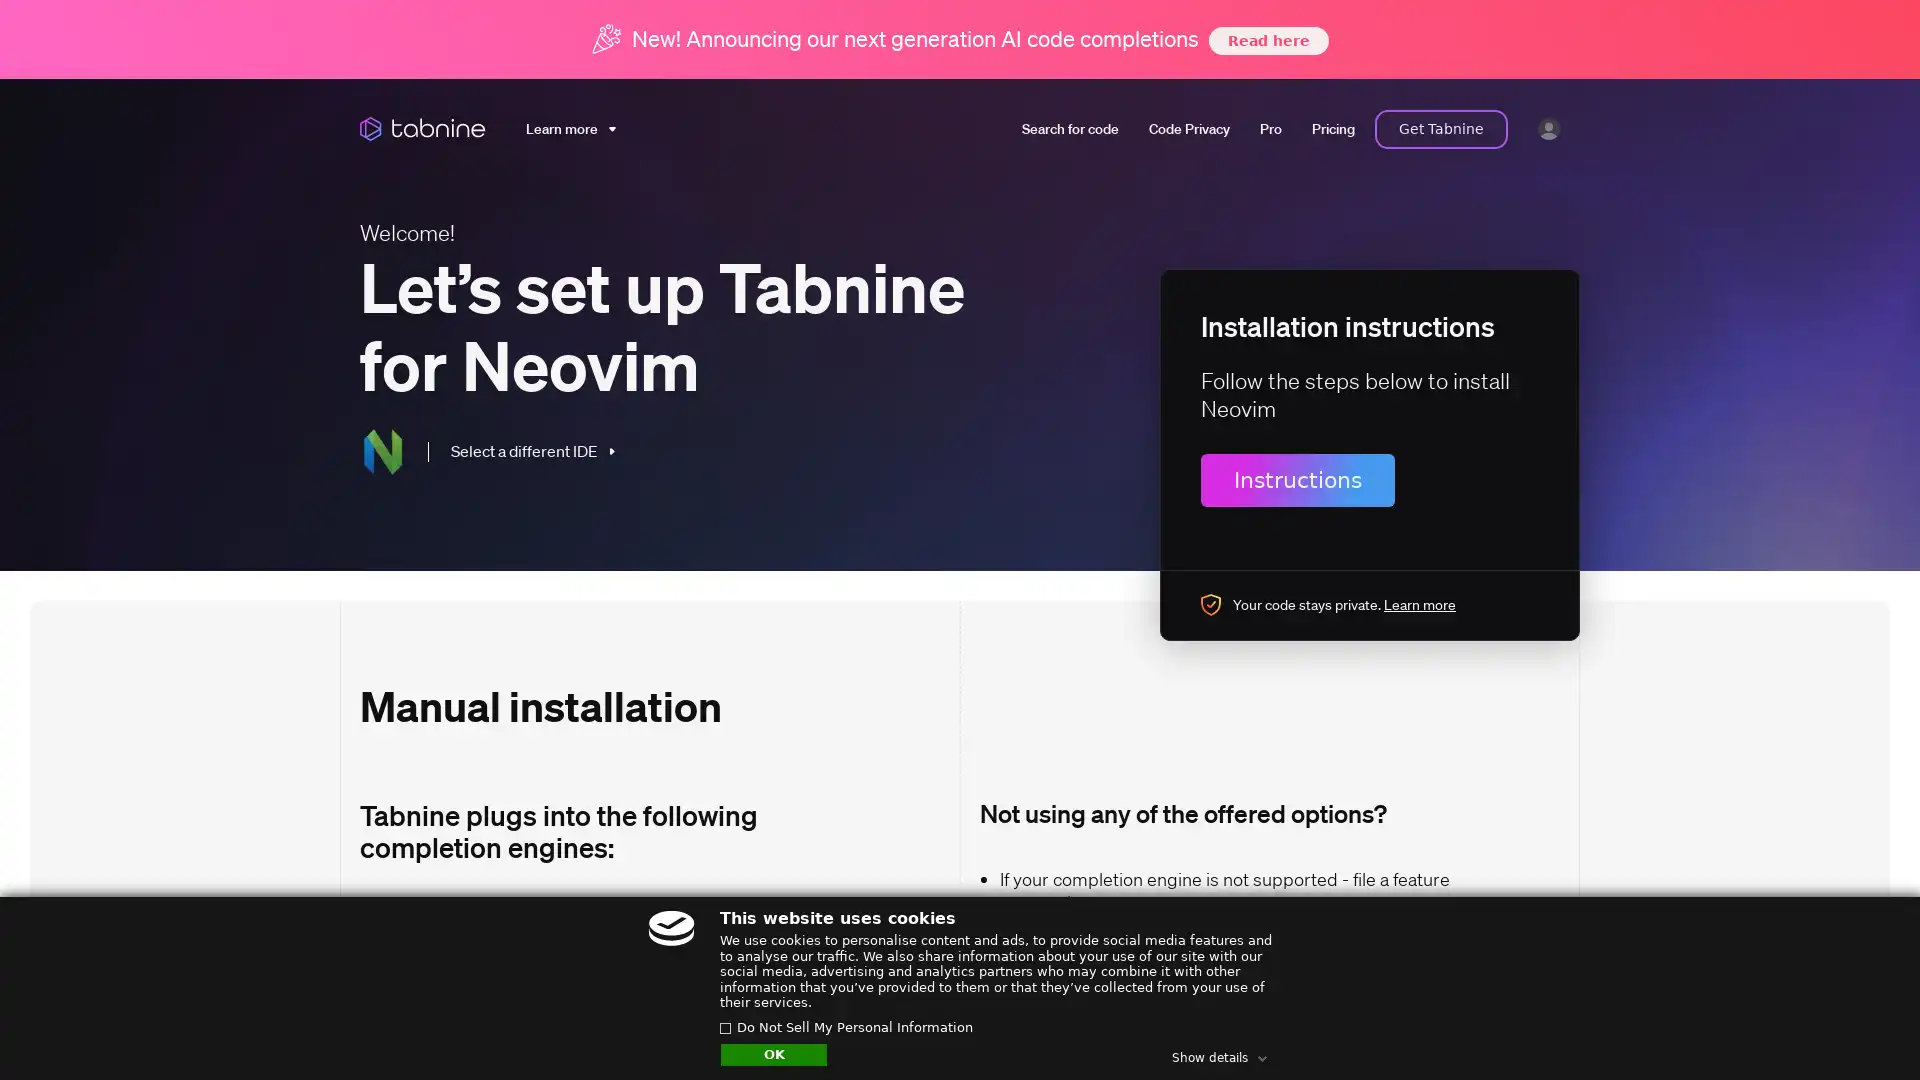  Describe the element at coordinates (1815, 1003) in the screenshot. I see `Dismiss Message` at that location.